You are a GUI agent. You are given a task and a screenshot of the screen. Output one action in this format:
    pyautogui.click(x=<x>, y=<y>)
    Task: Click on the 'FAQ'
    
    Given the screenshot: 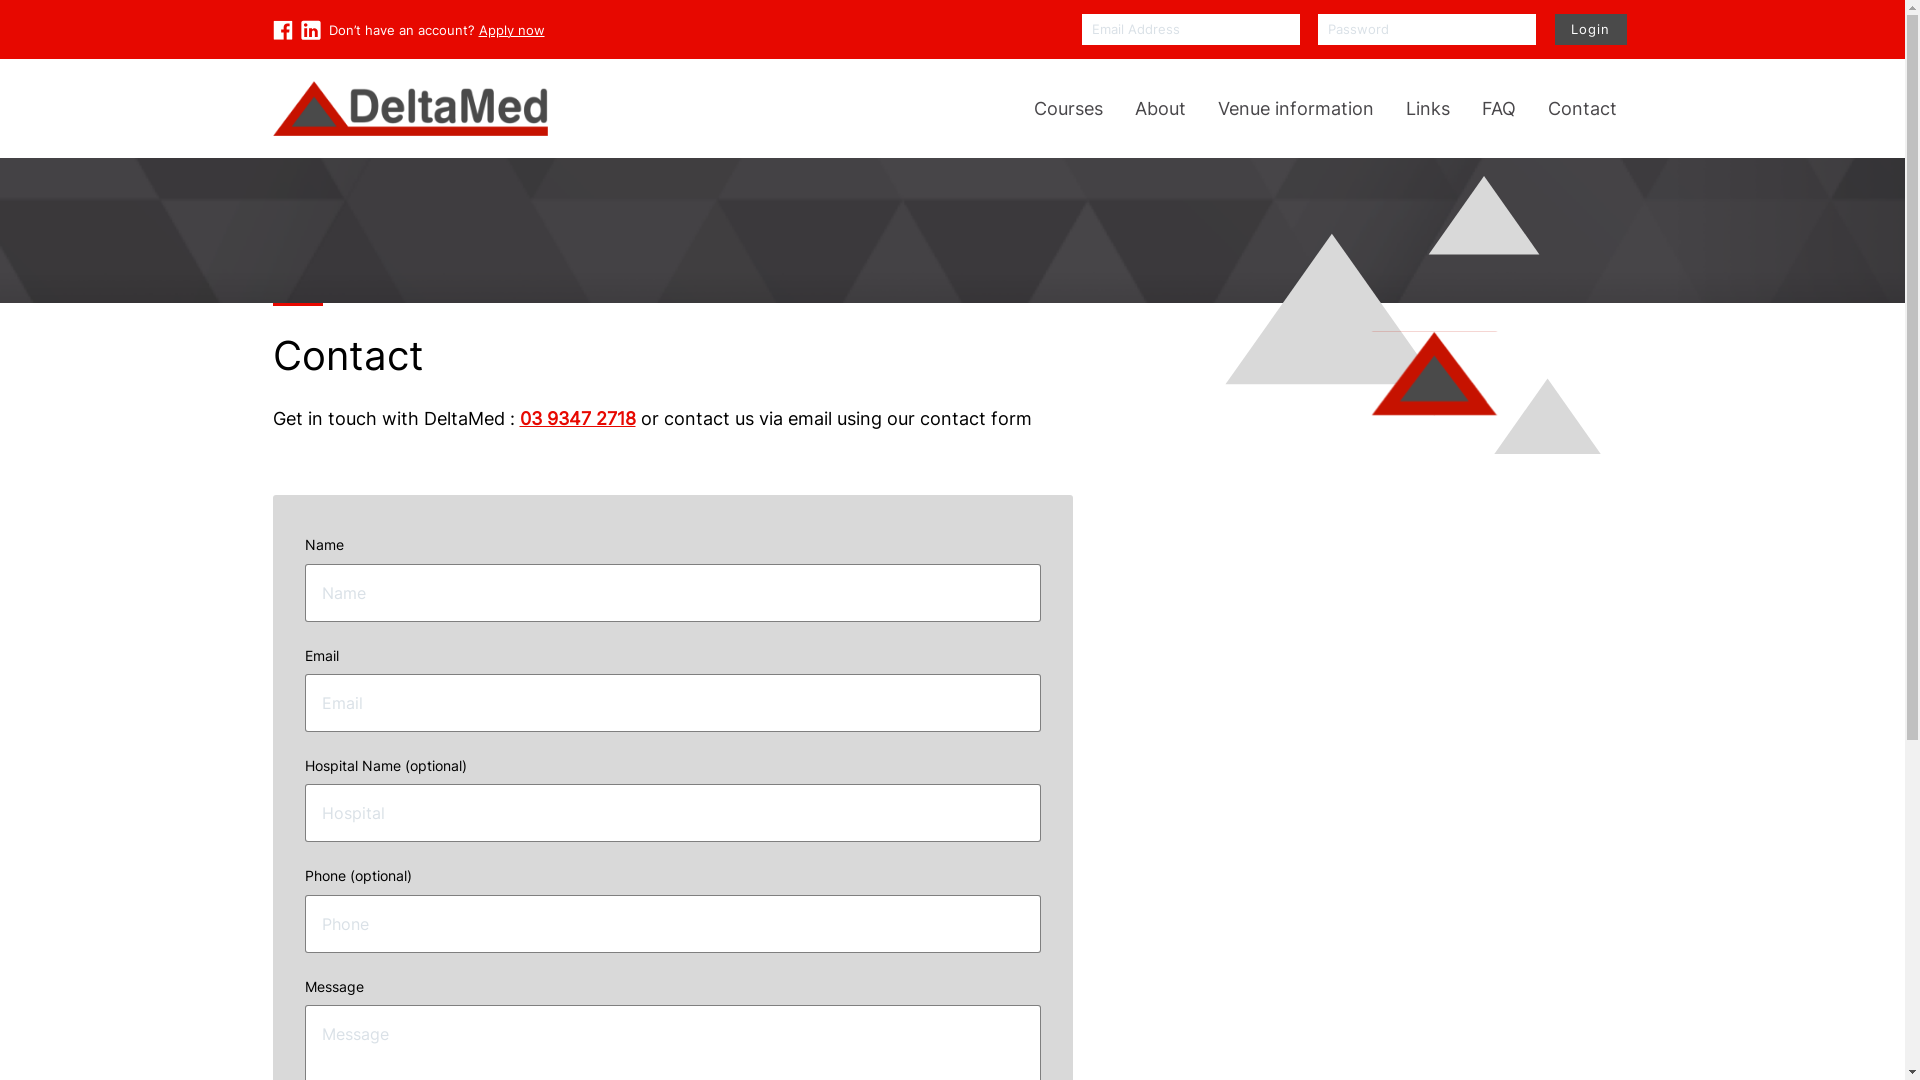 What is the action you would take?
    pyautogui.click(x=1498, y=108)
    